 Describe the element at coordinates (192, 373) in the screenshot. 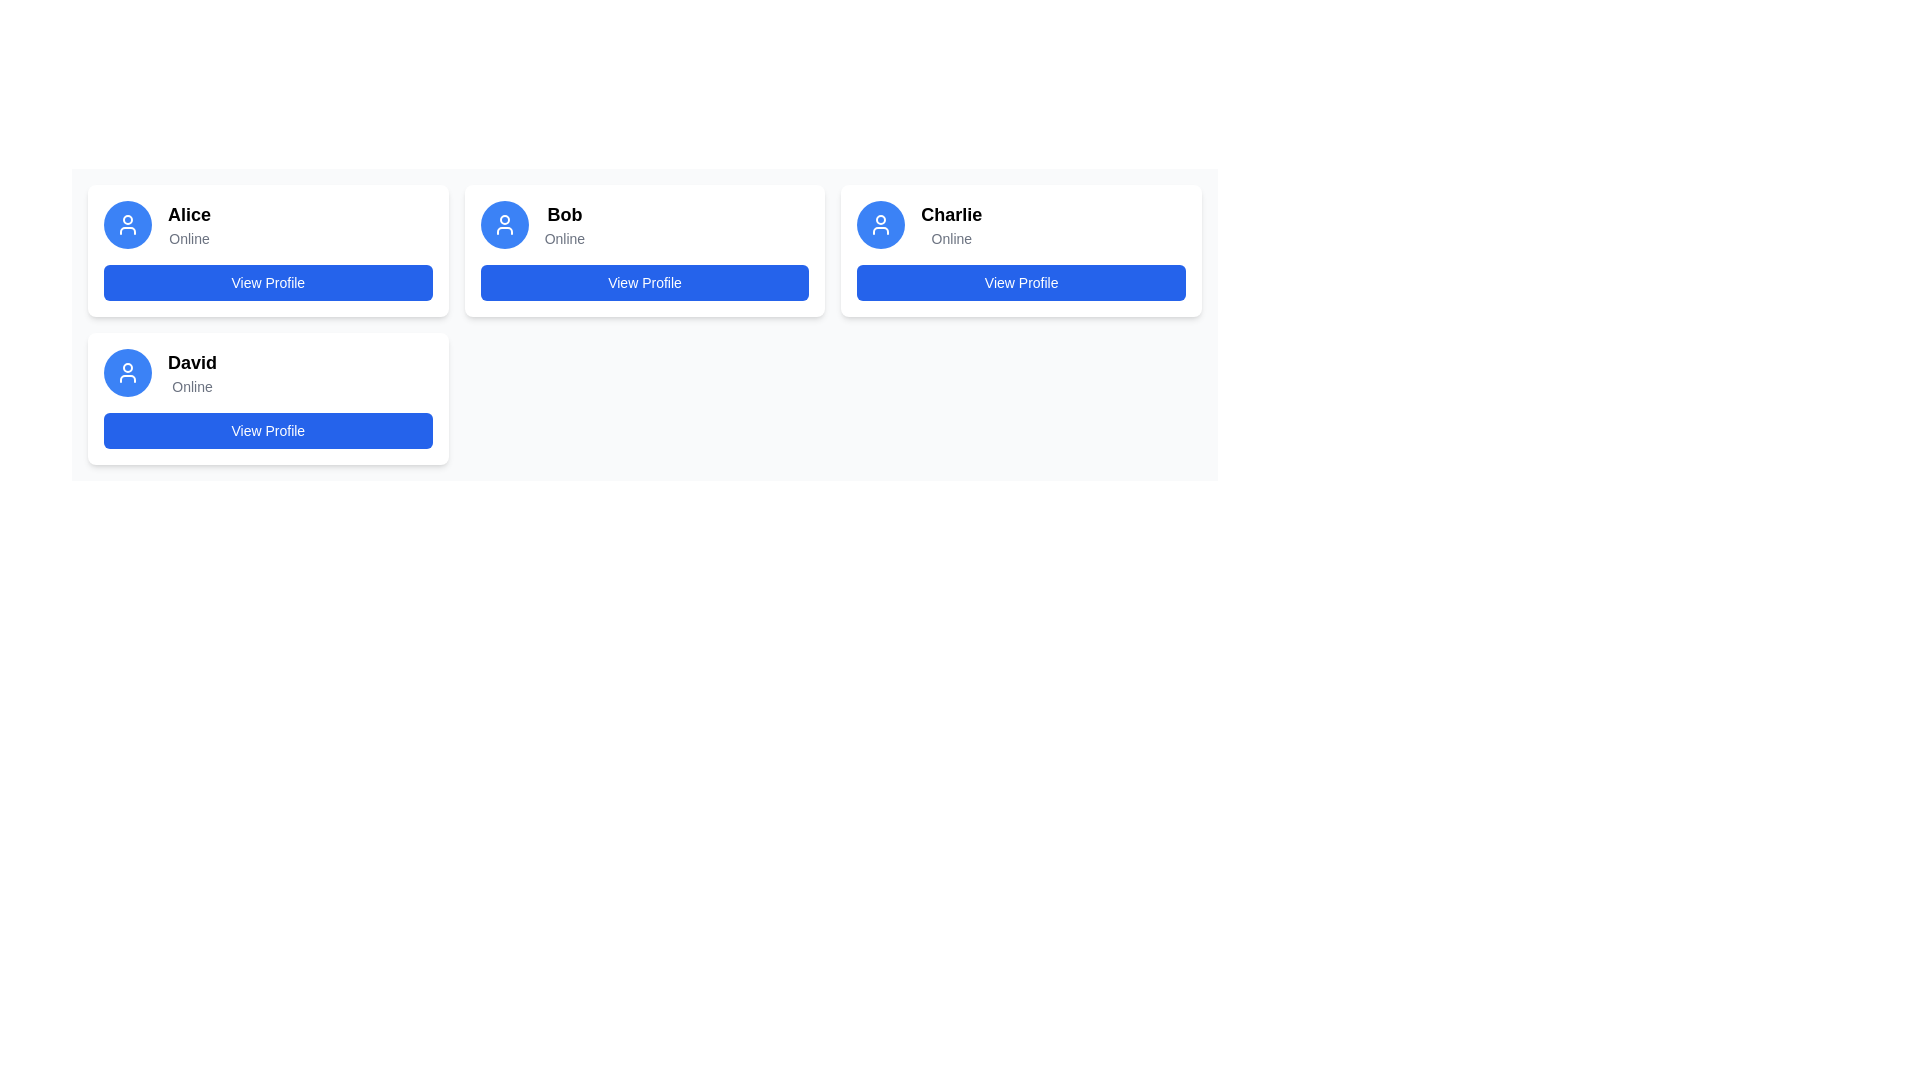

I see `the text display that shows the name 'David' and indicates online status, located in the third profile card of the second row, to the right of the avatar icon and above the 'View Profile' button` at that location.